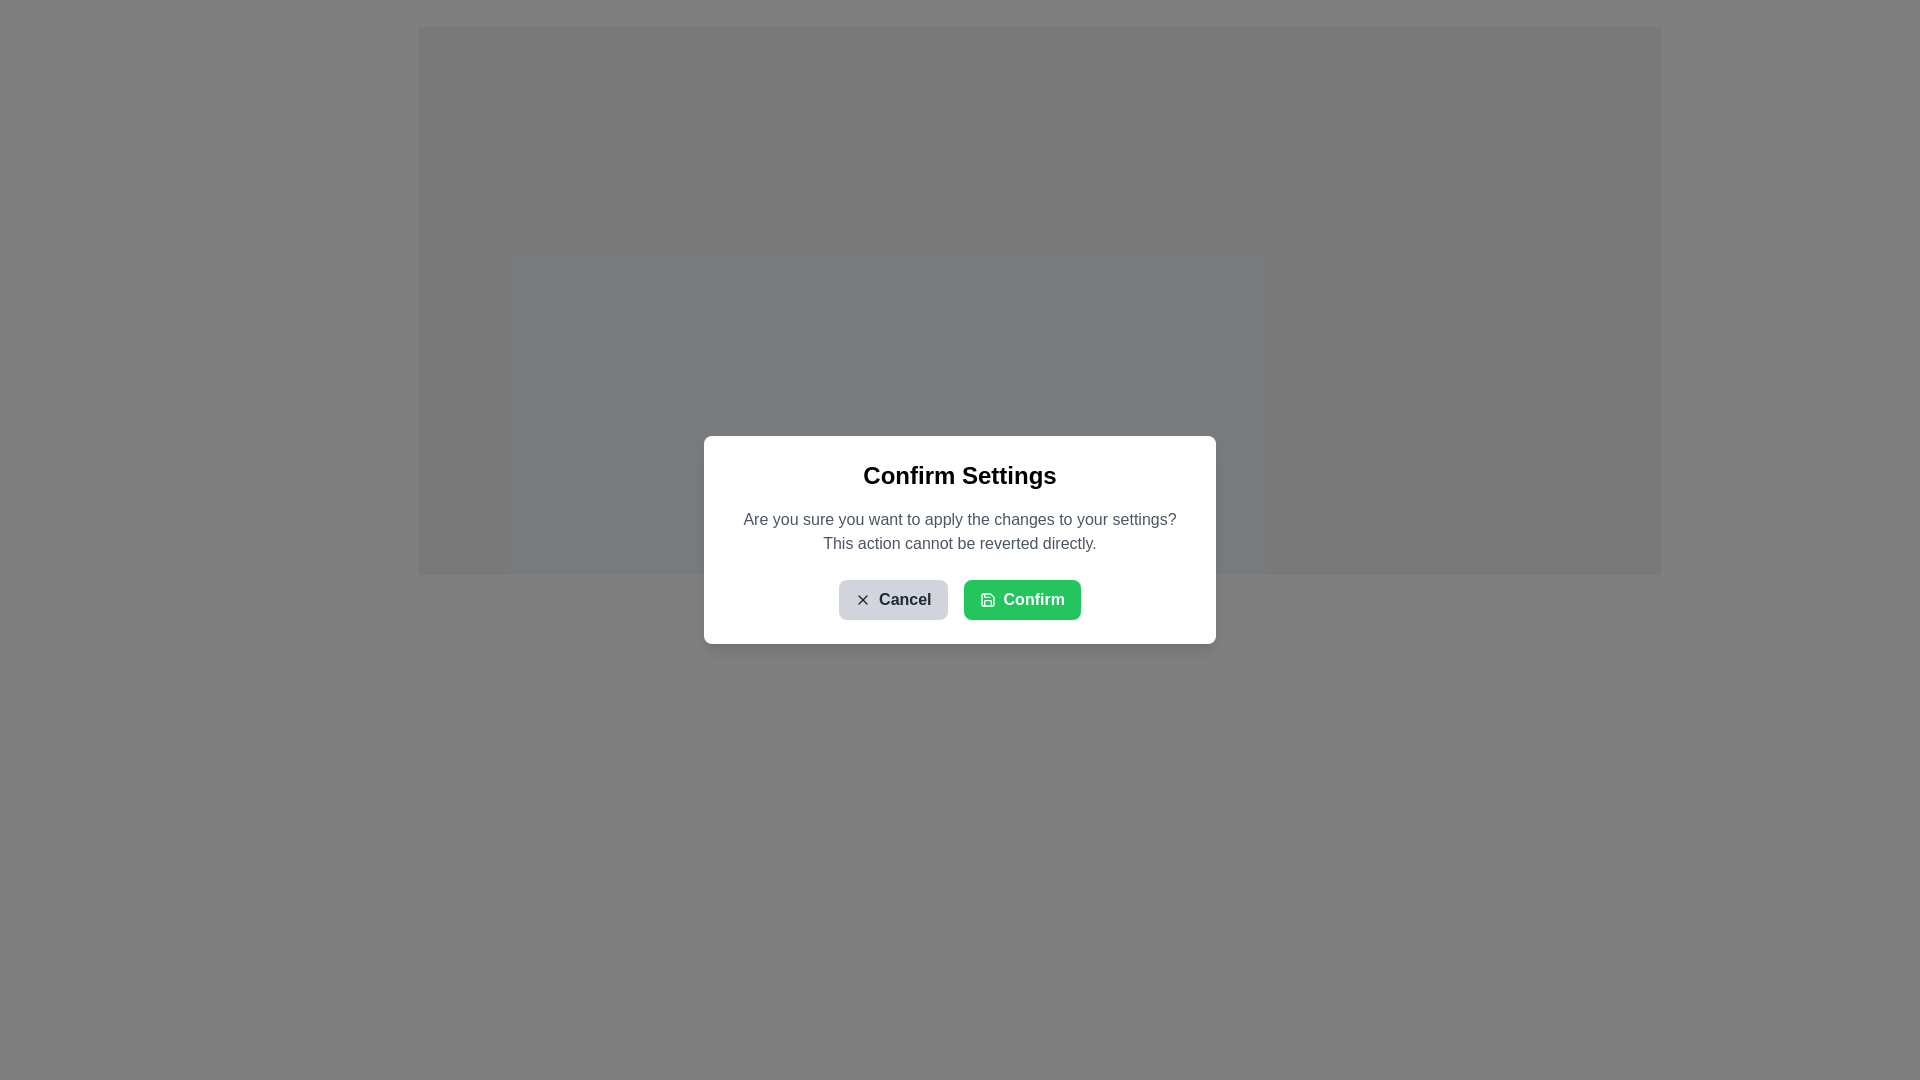 The image size is (1920, 1080). I want to click on the Button Group located centrally within the modal dialog box, so click(960, 599).